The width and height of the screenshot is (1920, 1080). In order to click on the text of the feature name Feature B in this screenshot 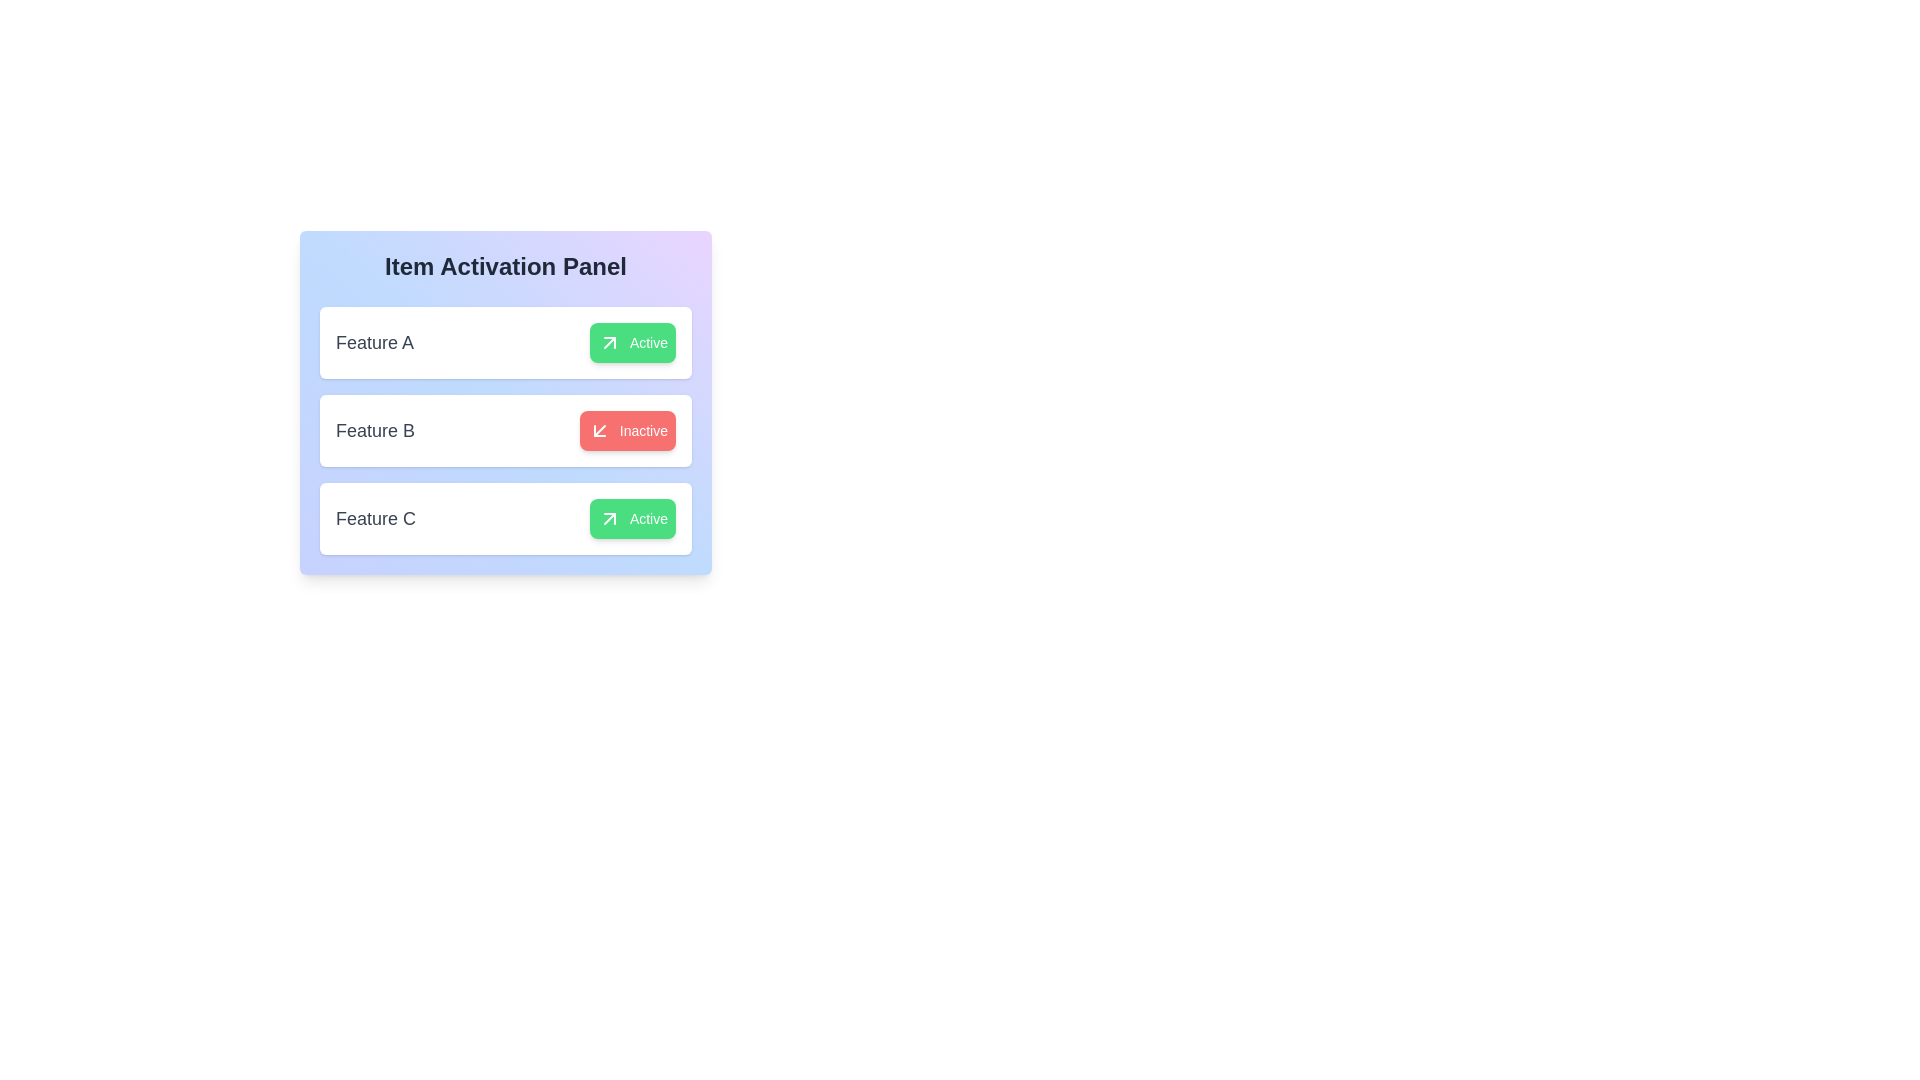, I will do `click(374, 430)`.